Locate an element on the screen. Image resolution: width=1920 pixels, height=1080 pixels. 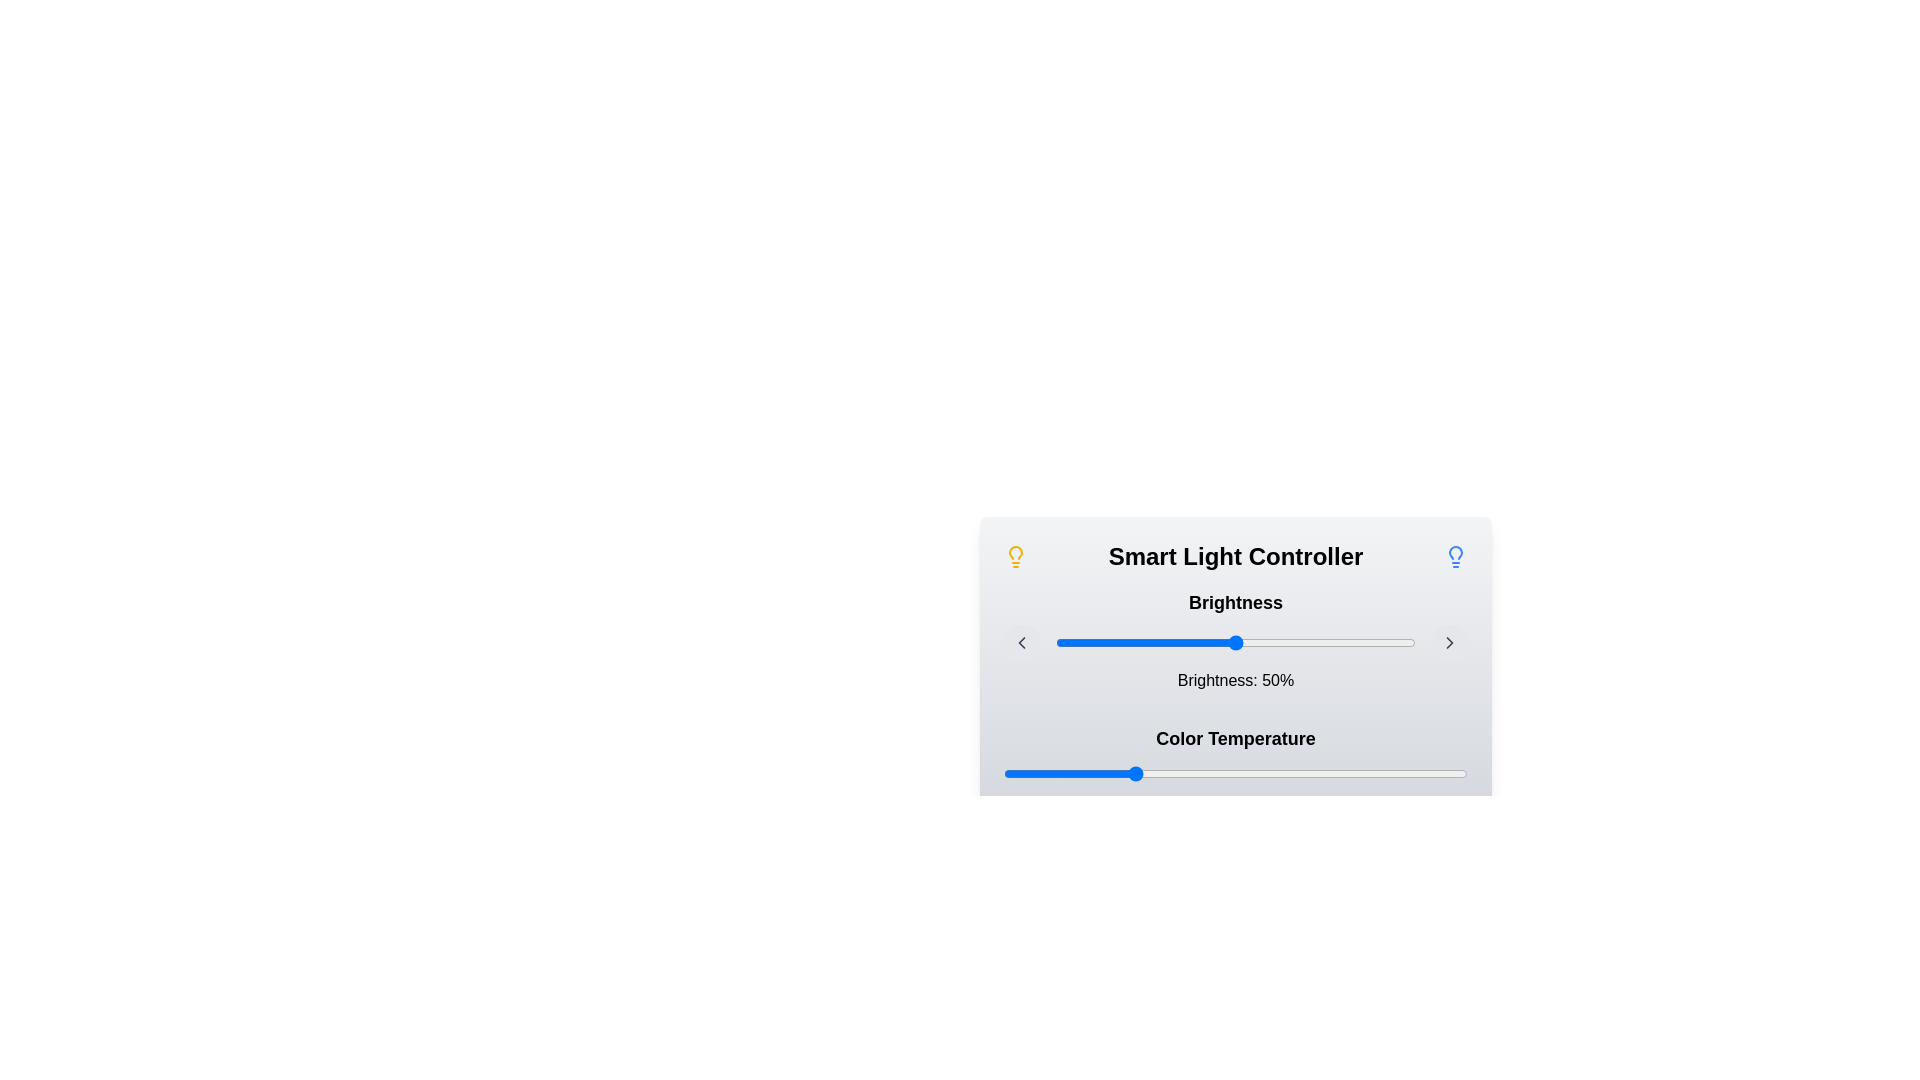
the navigation icon located in the top-left corner of the Smart Light Controller interface is located at coordinates (1022, 643).